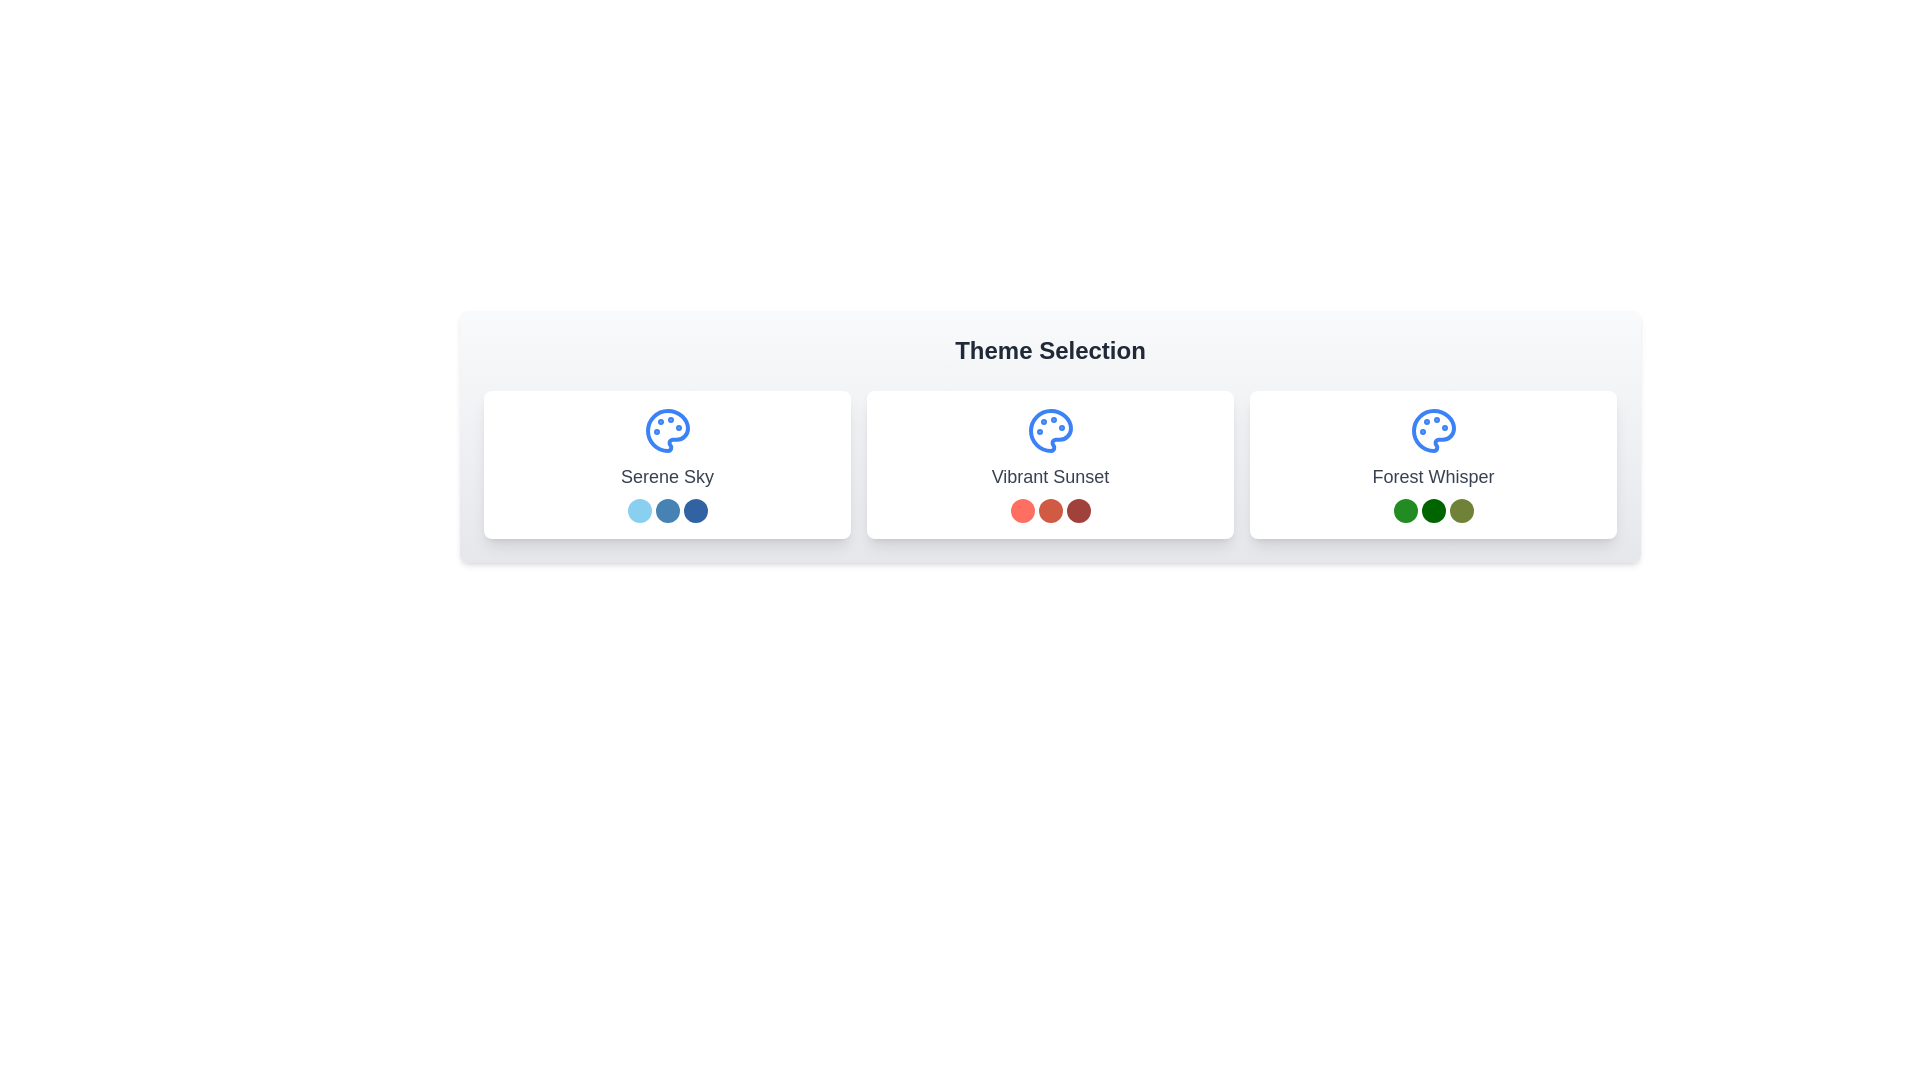  I want to click on each of the three circular color indicators arranged horizontally beneath the 'Serene Sky' title, so click(667, 509).